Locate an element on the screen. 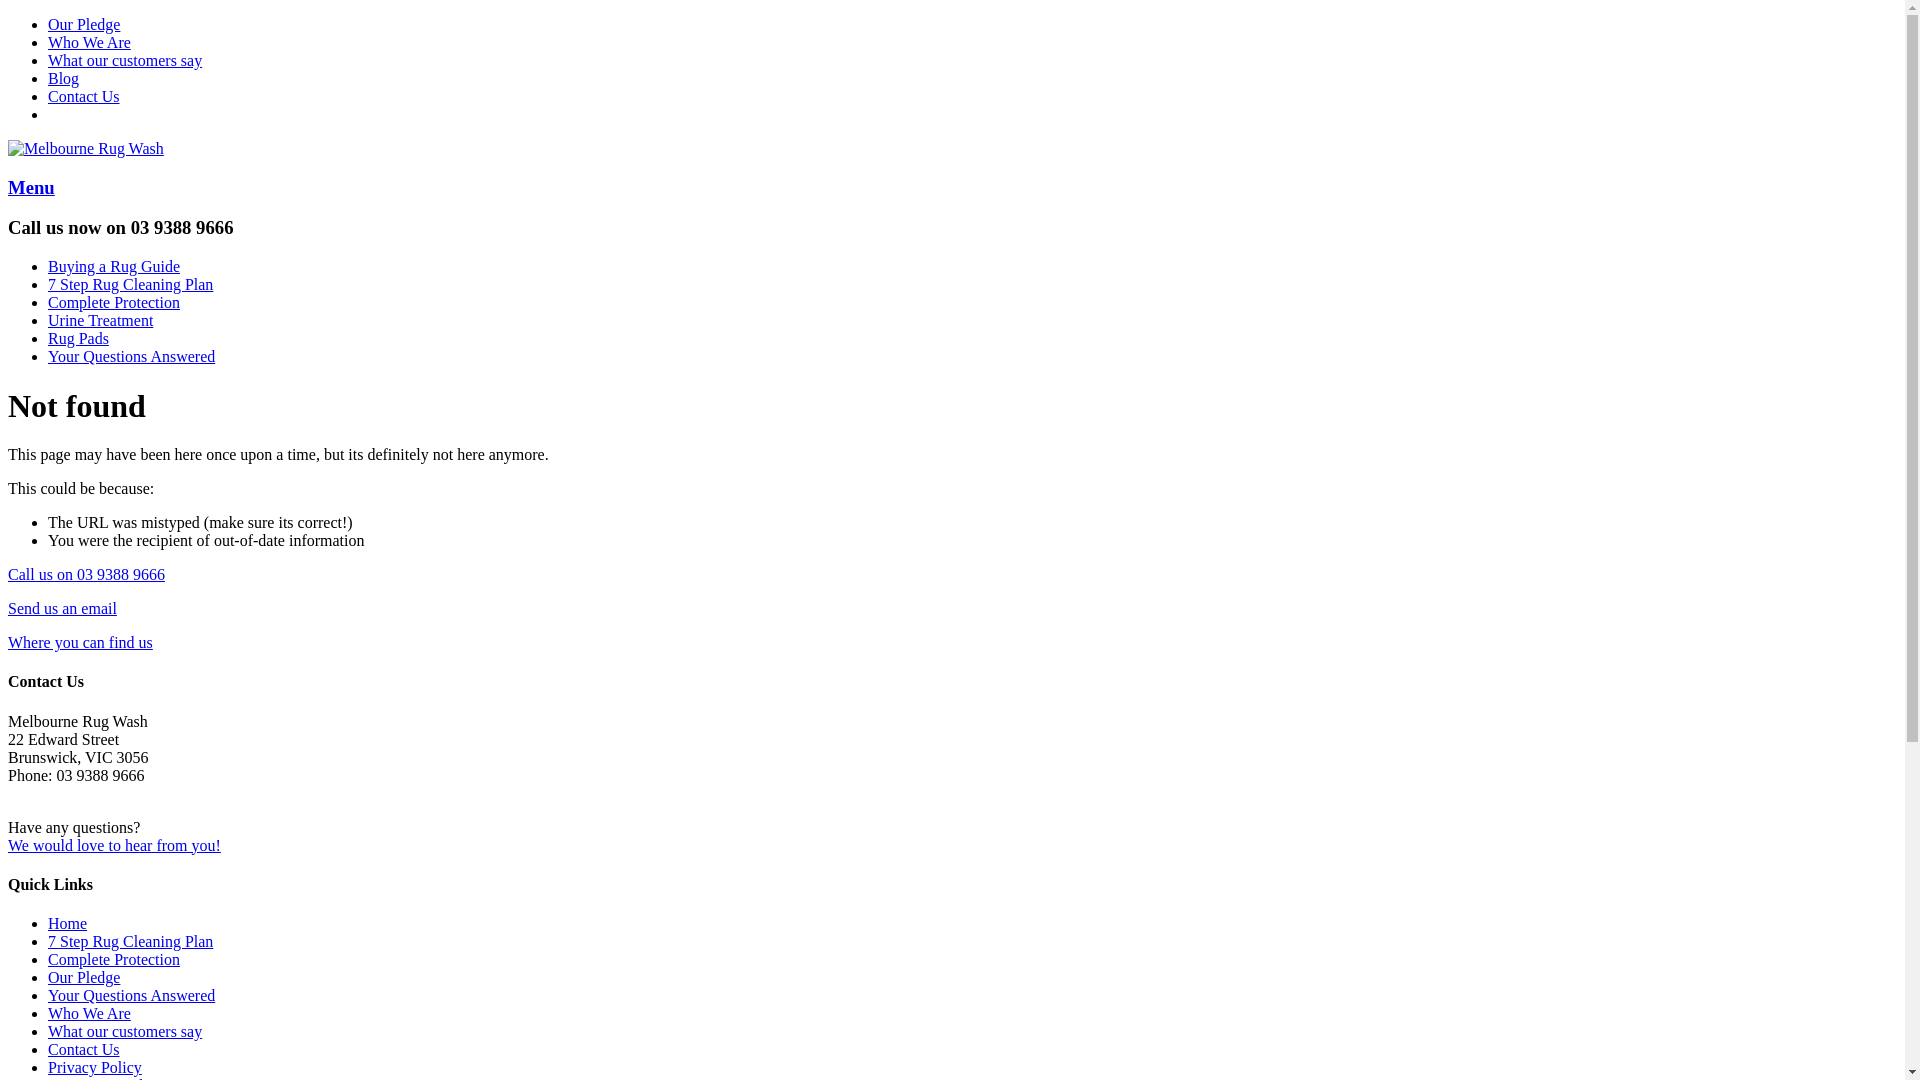  'Call us on 03 9388 9666' is located at coordinates (85, 574).